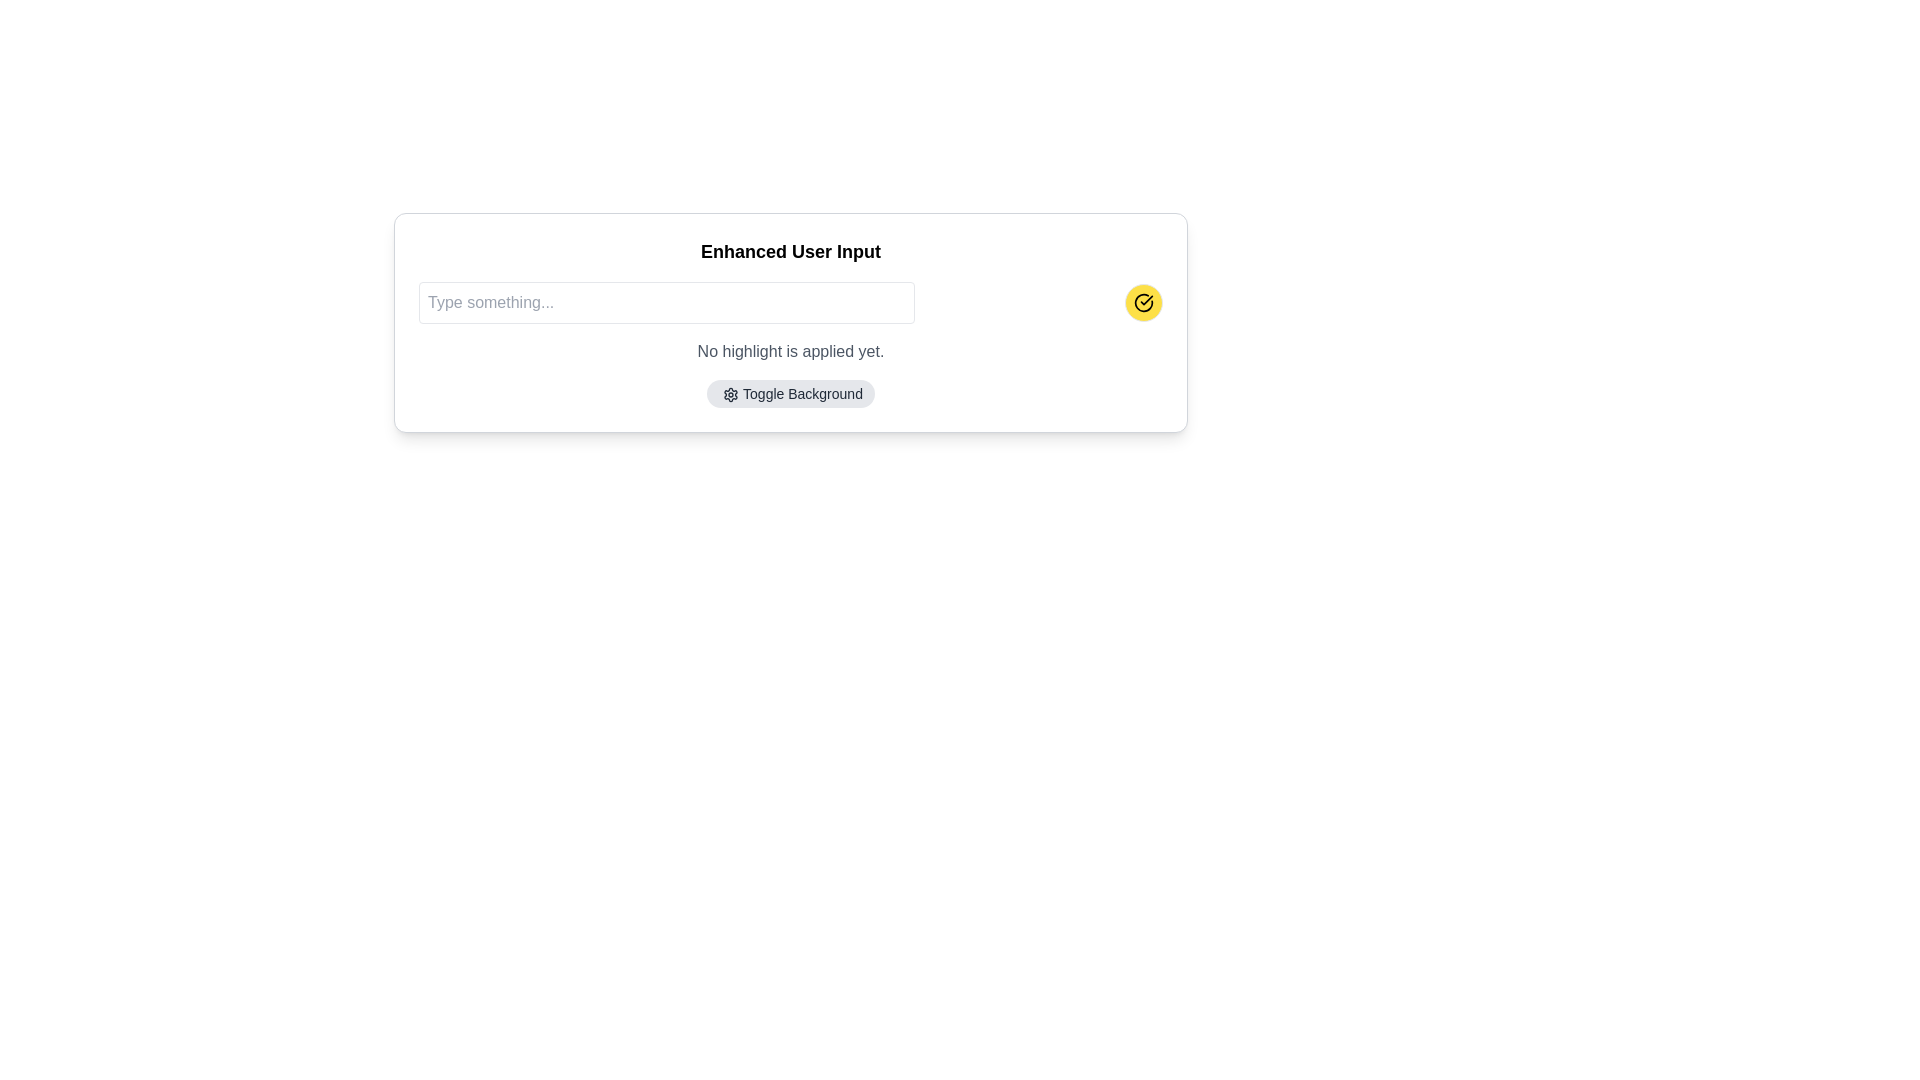 This screenshot has width=1920, height=1080. I want to click on the text label that reads 'Enhanced User Input', which is styled in bold and large font at the top of the content area, so click(790, 250).